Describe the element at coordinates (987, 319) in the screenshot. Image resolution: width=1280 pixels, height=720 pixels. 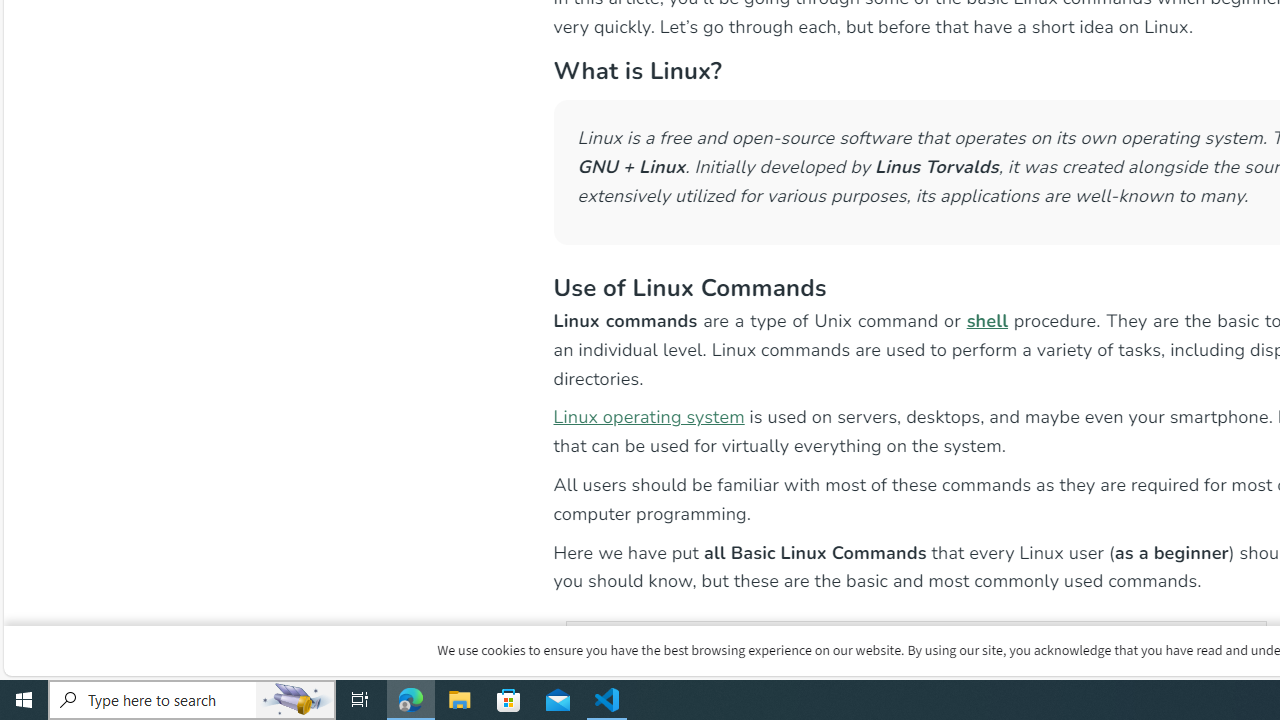
I see `'shell'` at that location.